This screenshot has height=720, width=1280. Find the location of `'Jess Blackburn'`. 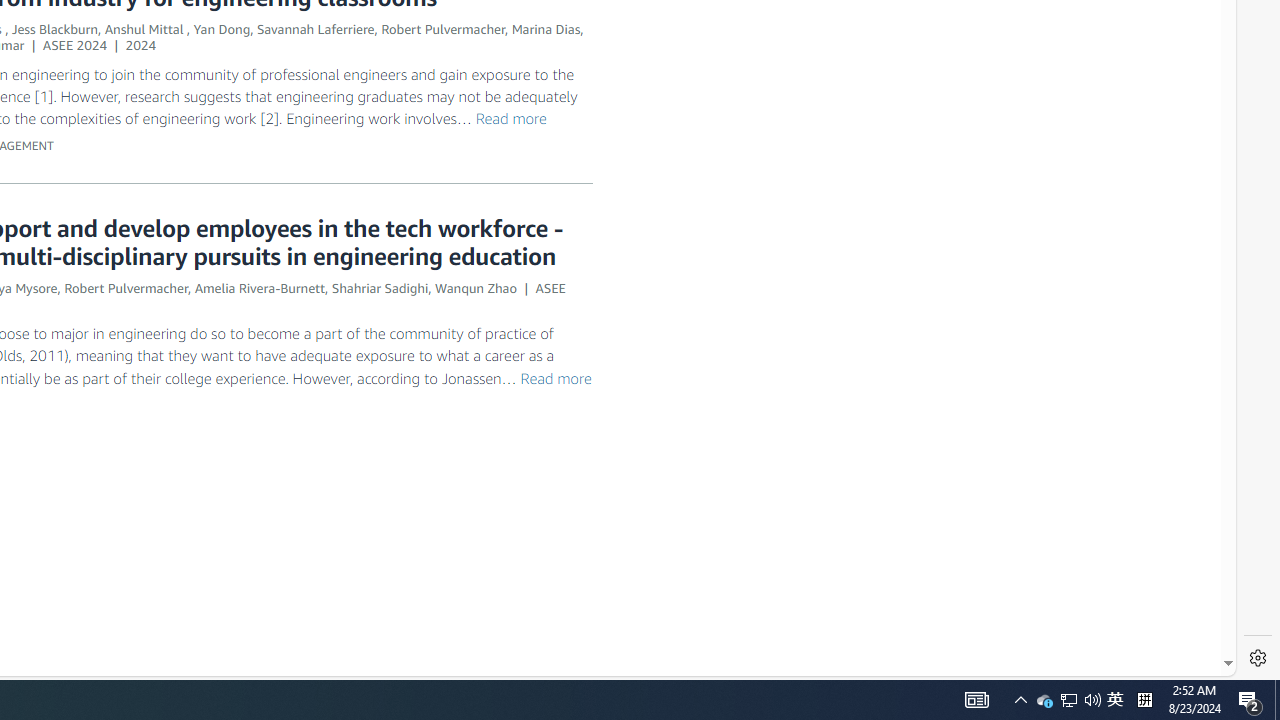

'Jess Blackburn' is located at coordinates (55, 29).